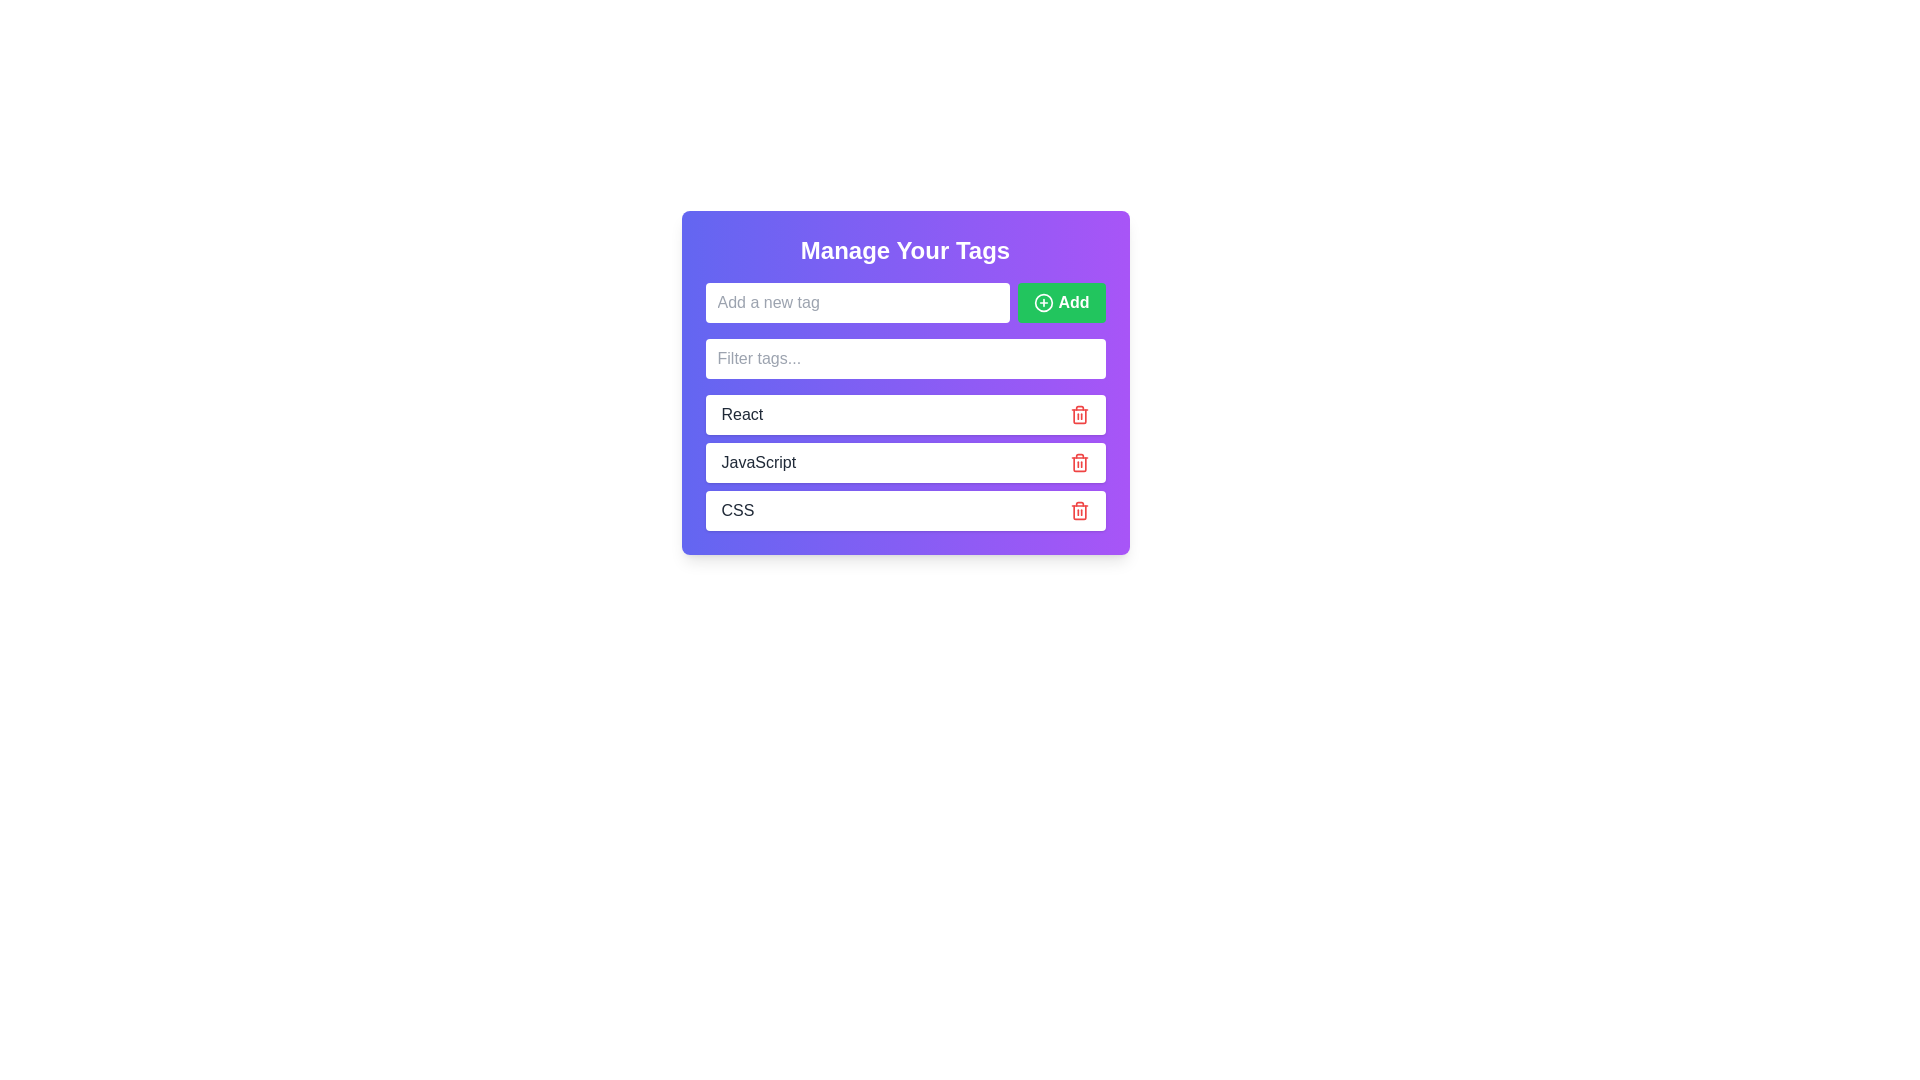 Image resolution: width=1920 pixels, height=1080 pixels. Describe the element at coordinates (904, 303) in the screenshot. I see `the input field or the 'Add' button located in the 'Manage Your Tags' section, which allows users to input a new tag and perform the tagging action` at that location.